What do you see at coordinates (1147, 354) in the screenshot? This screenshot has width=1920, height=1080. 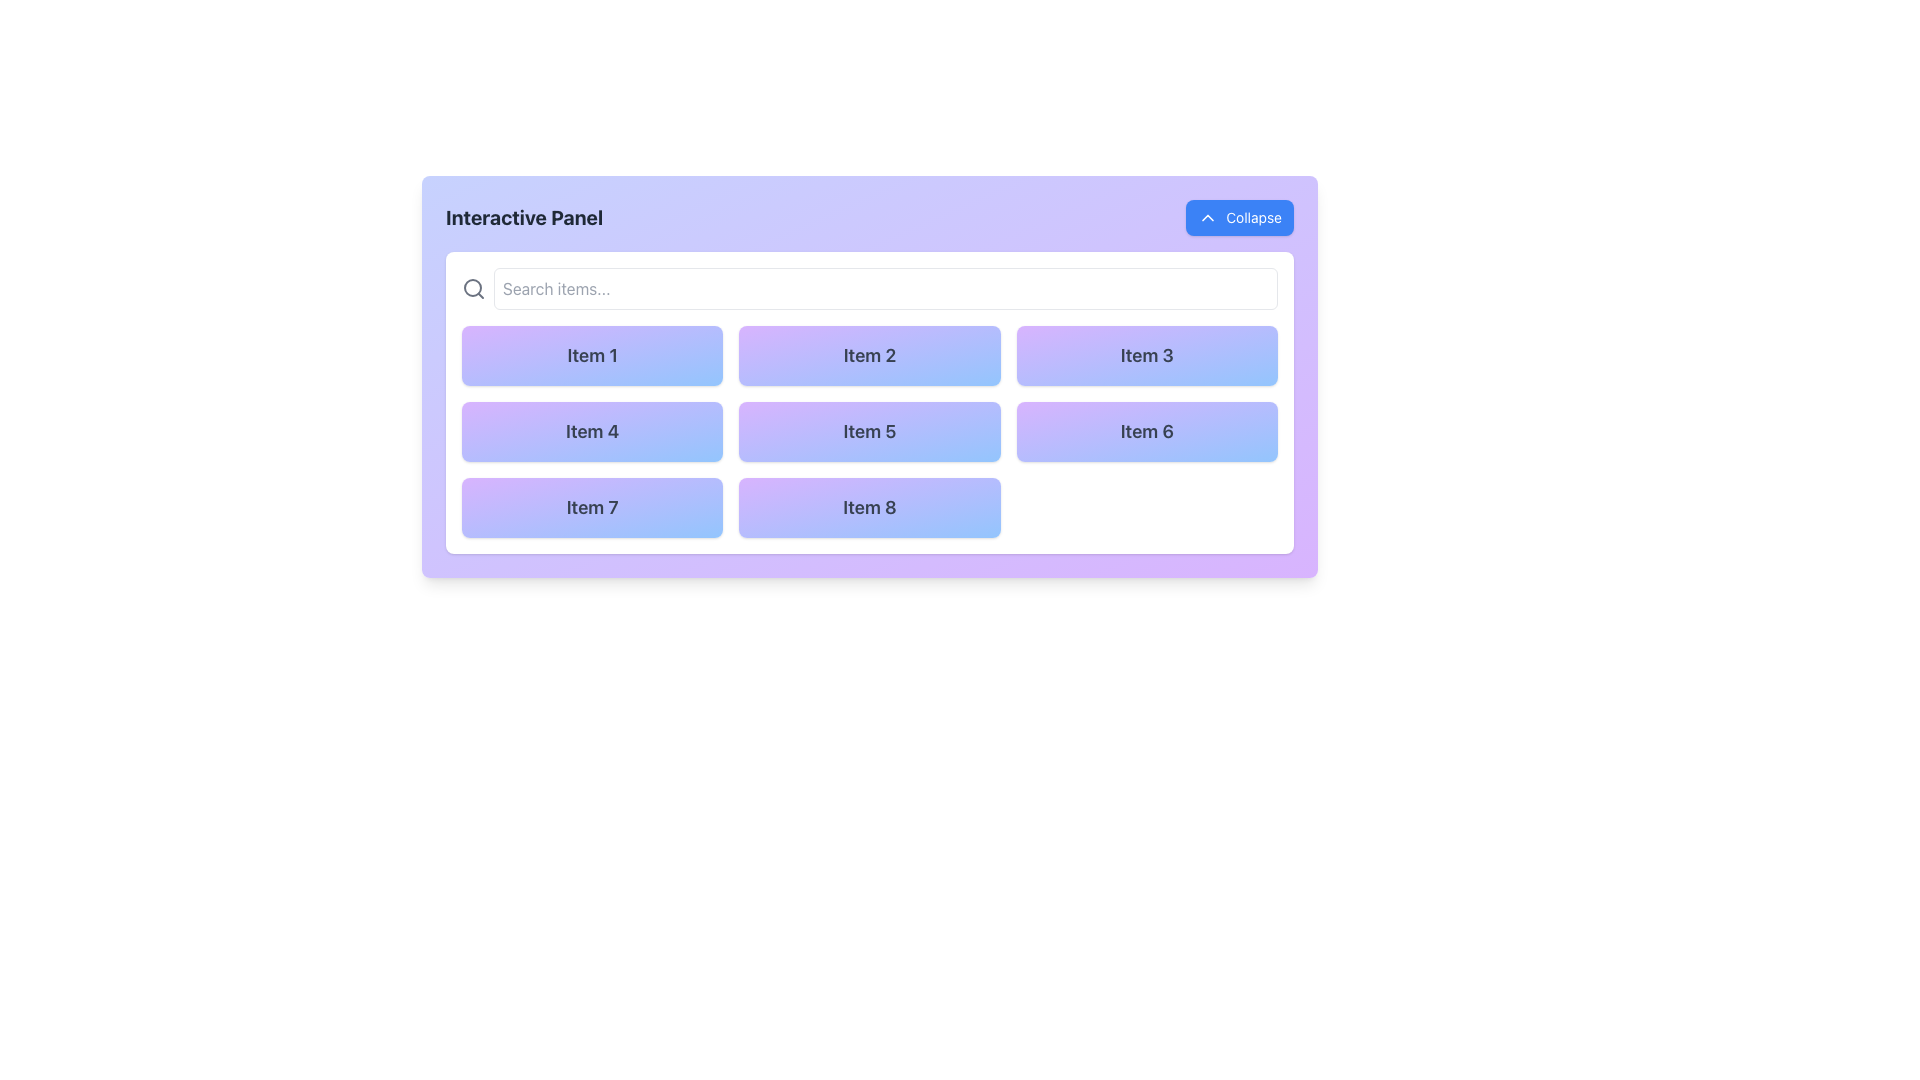 I see `the button that represents 'Item 3' in the selectable grid` at bounding box center [1147, 354].